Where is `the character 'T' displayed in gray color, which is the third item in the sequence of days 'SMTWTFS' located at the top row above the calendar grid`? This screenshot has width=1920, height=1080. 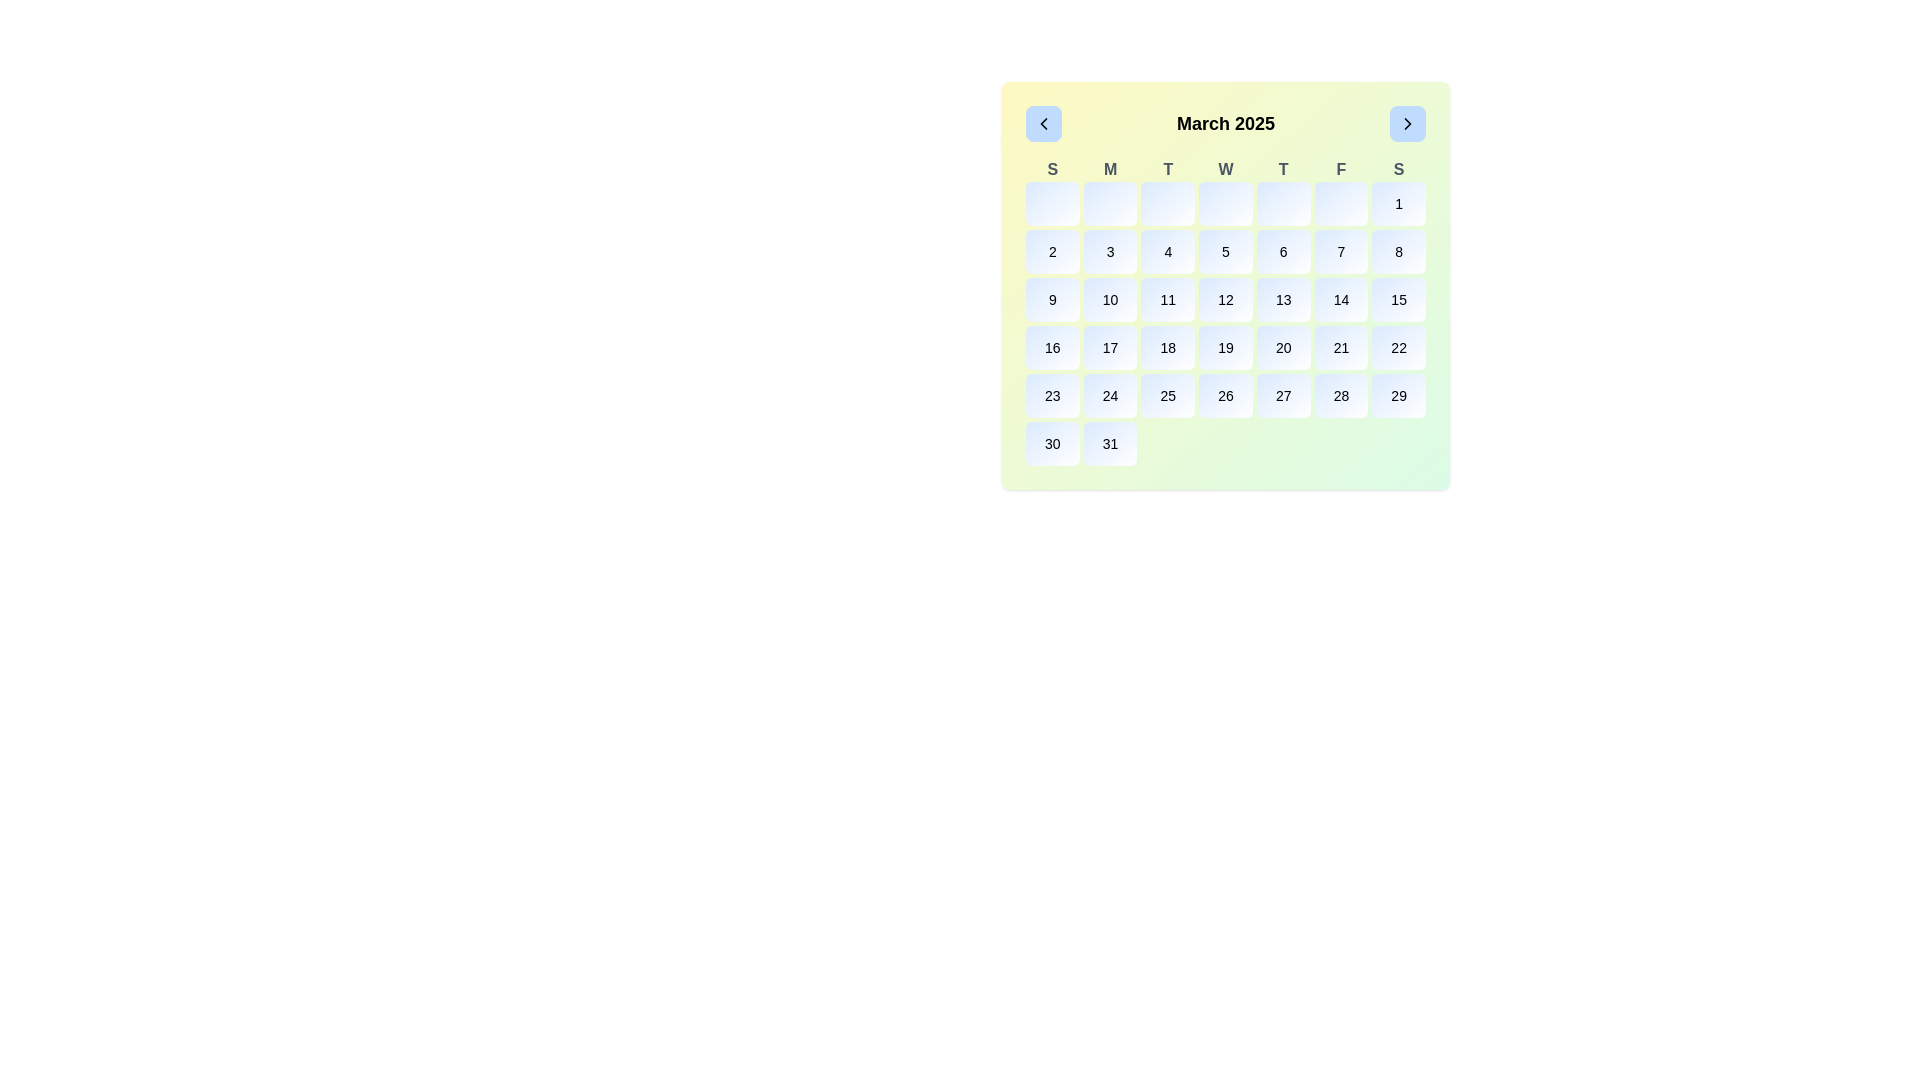 the character 'T' displayed in gray color, which is the third item in the sequence of days 'SMTWTFS' located at the top row above the calendar grid is located at coordinates (1168, 168).